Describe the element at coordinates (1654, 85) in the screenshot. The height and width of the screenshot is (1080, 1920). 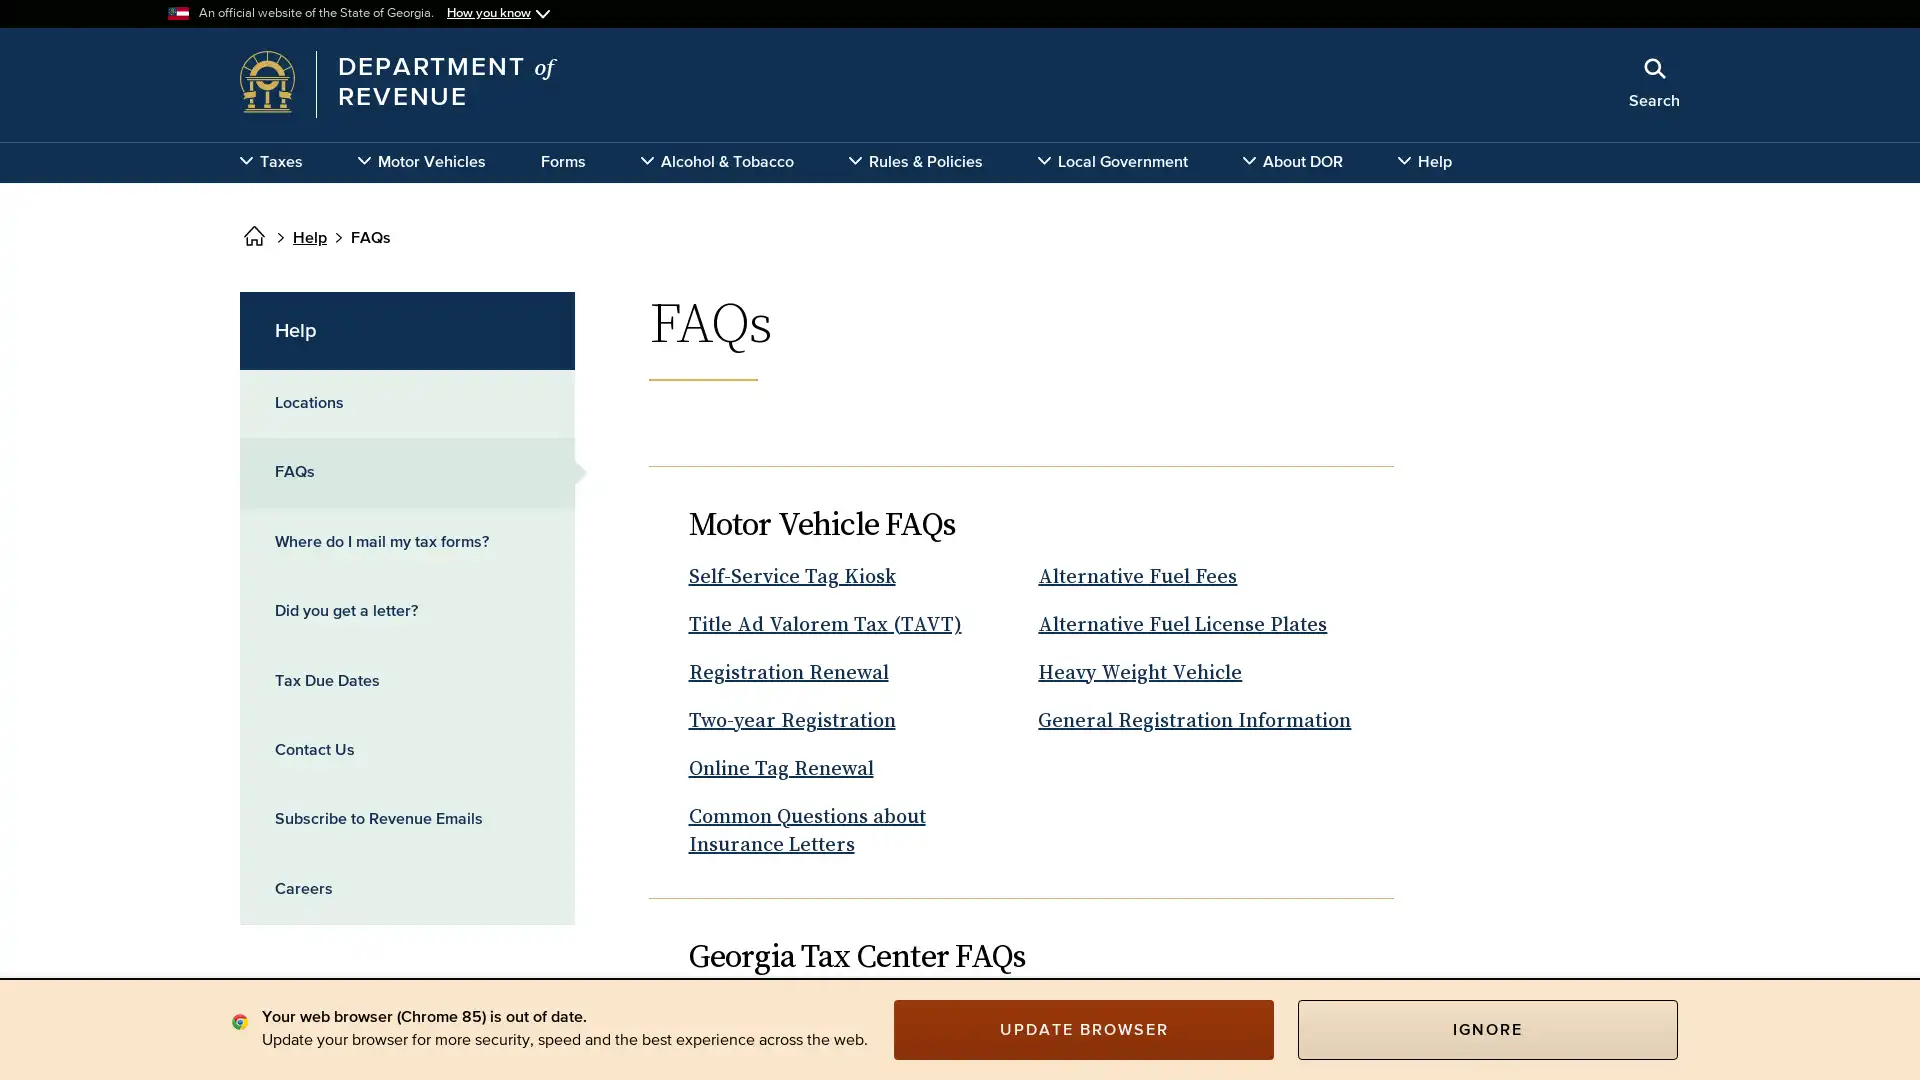
I see `Search` at that location.